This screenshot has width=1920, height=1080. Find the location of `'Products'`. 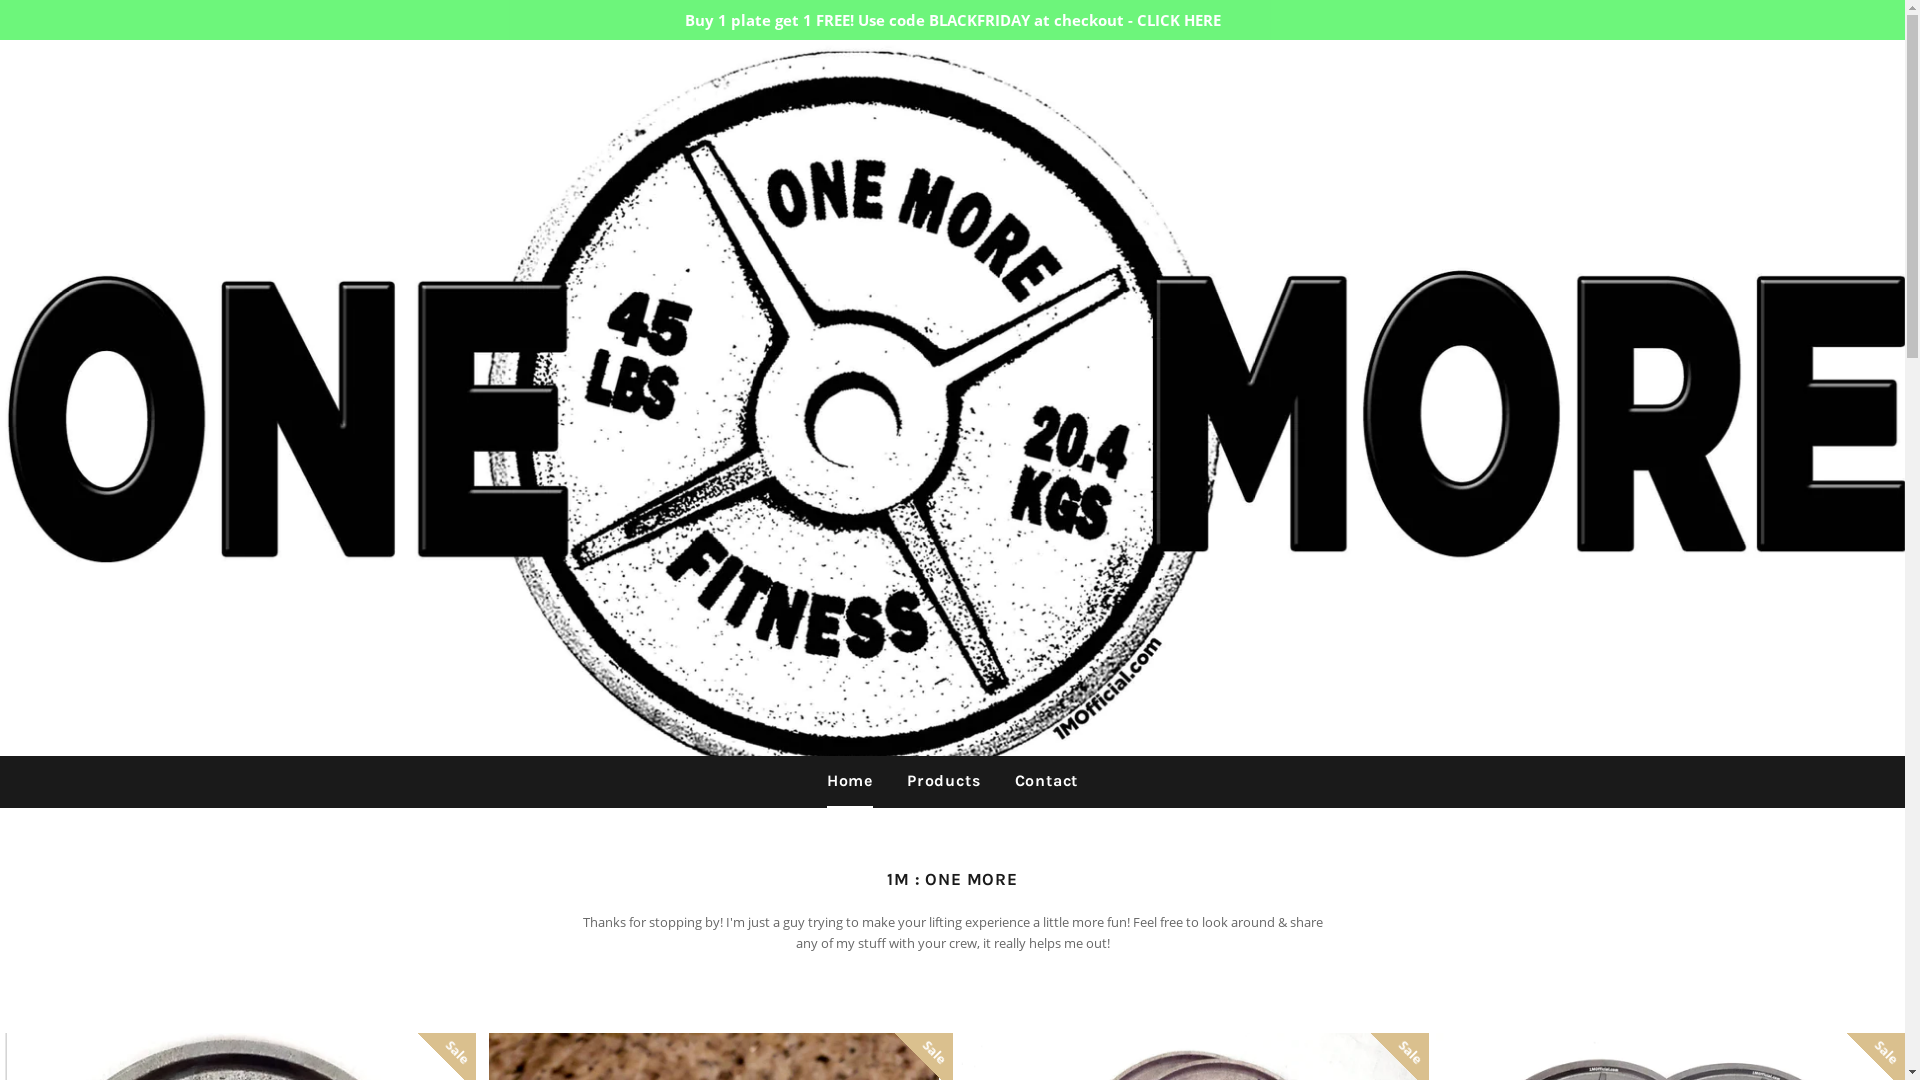

'Products' is located at coordinates (891, 779).